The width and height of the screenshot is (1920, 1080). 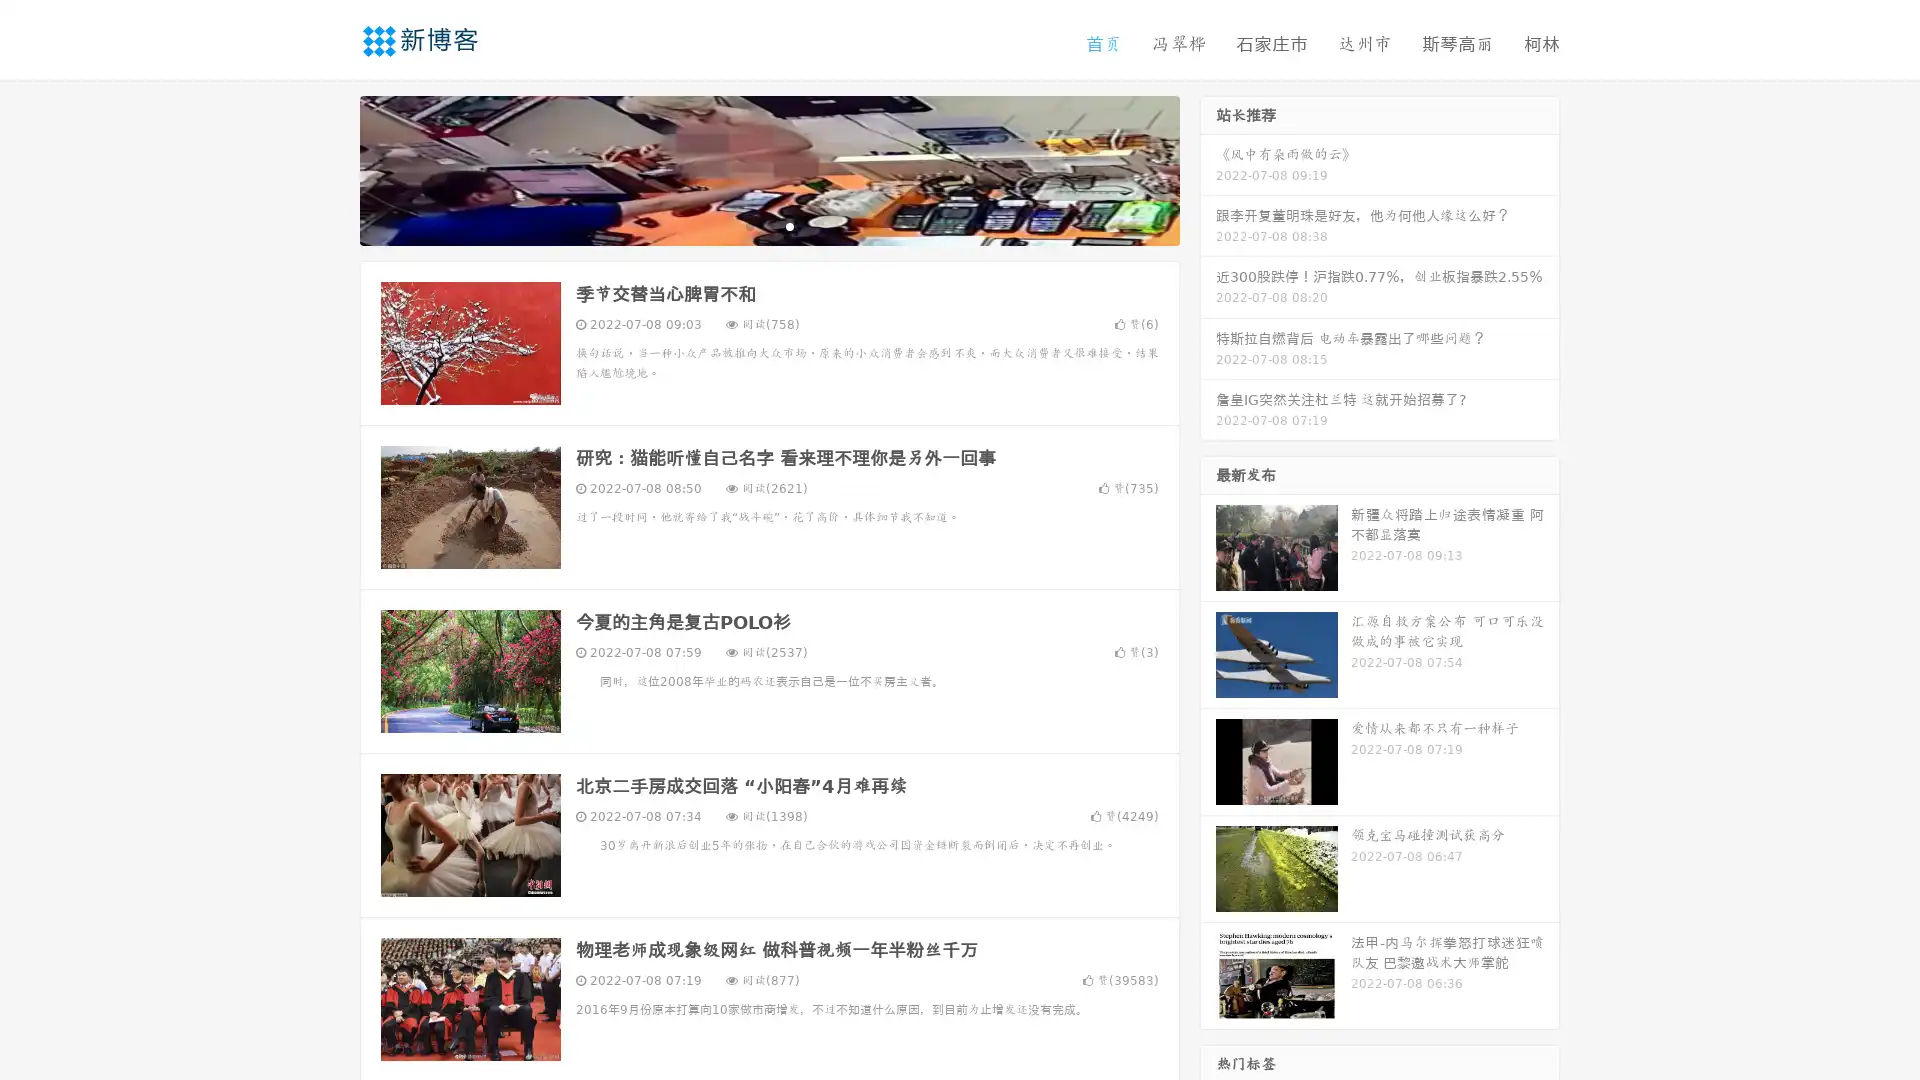 I want to click on Go to slide 2, so click(x=768, y=225).